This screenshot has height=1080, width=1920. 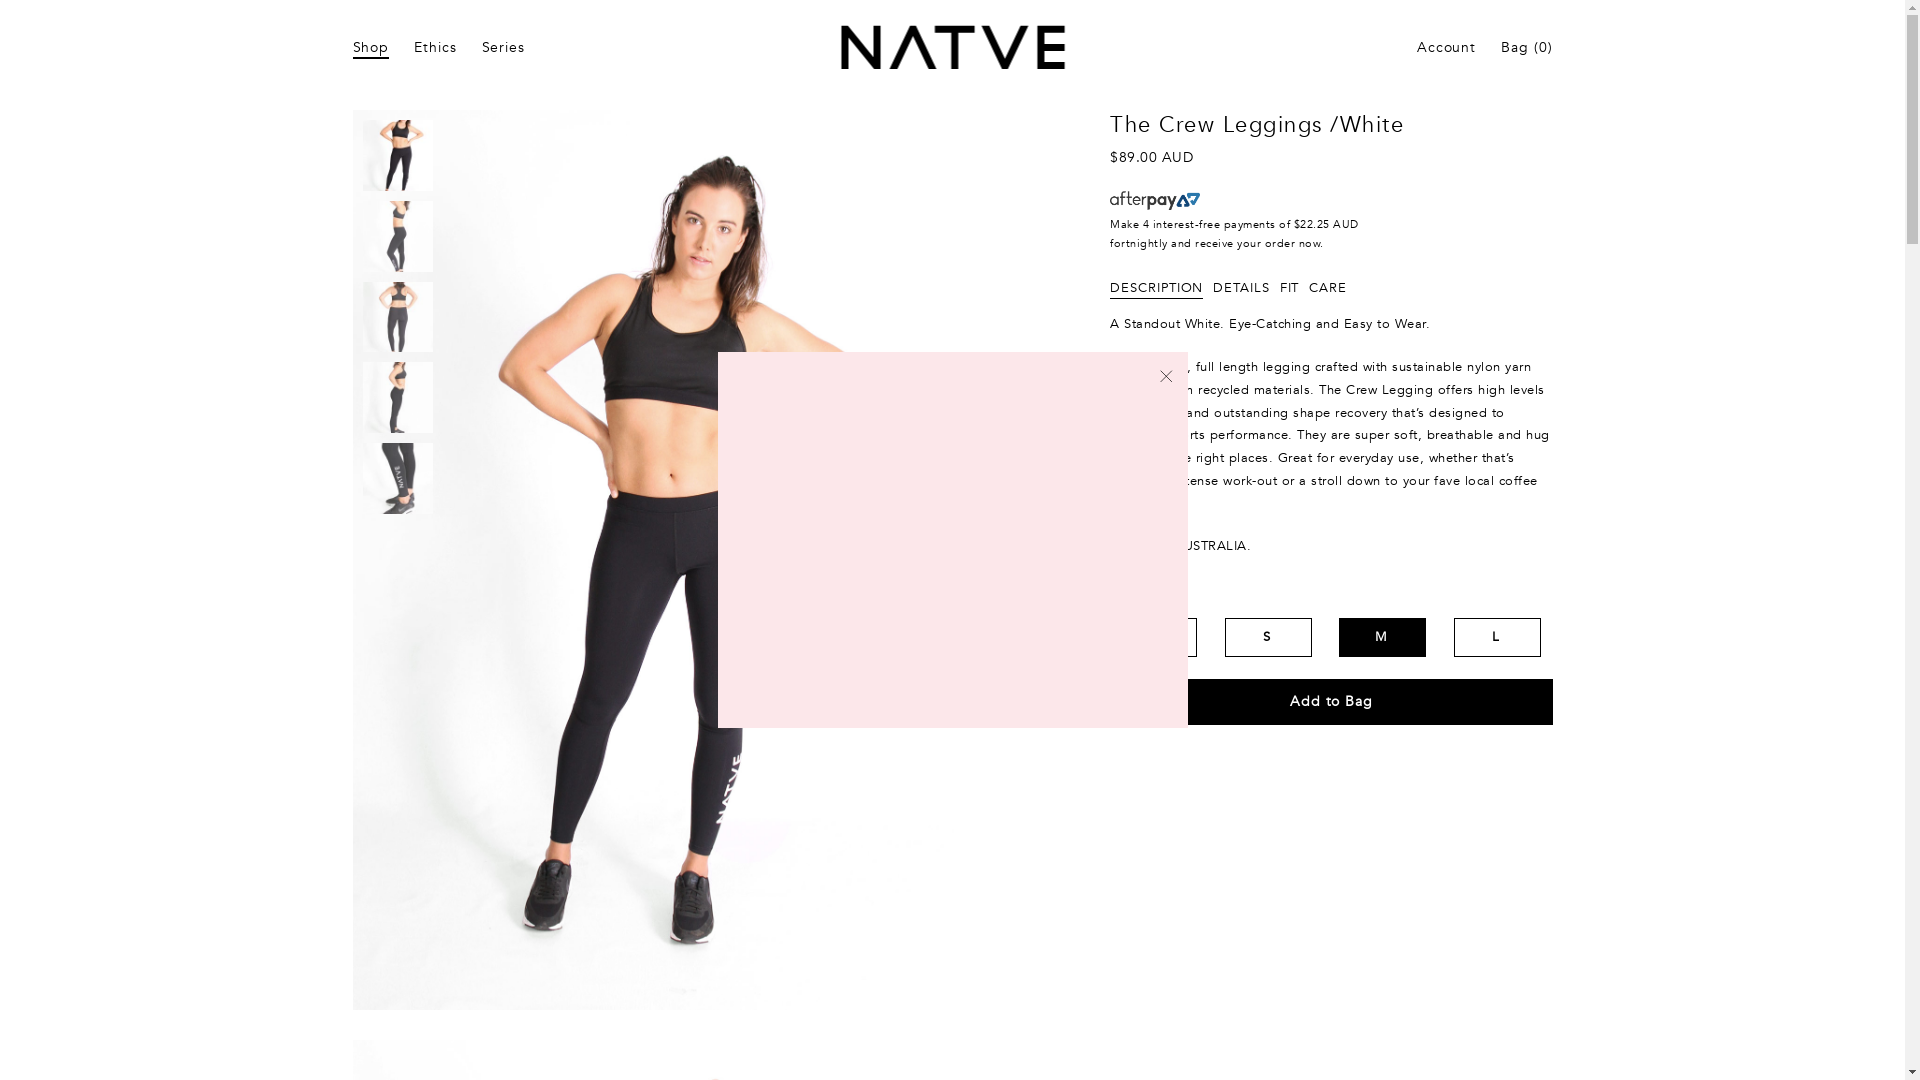 What do you see at coordinates (503, 47) in the screenshot?
I see `'Series'` at bounding box center [503, 47].